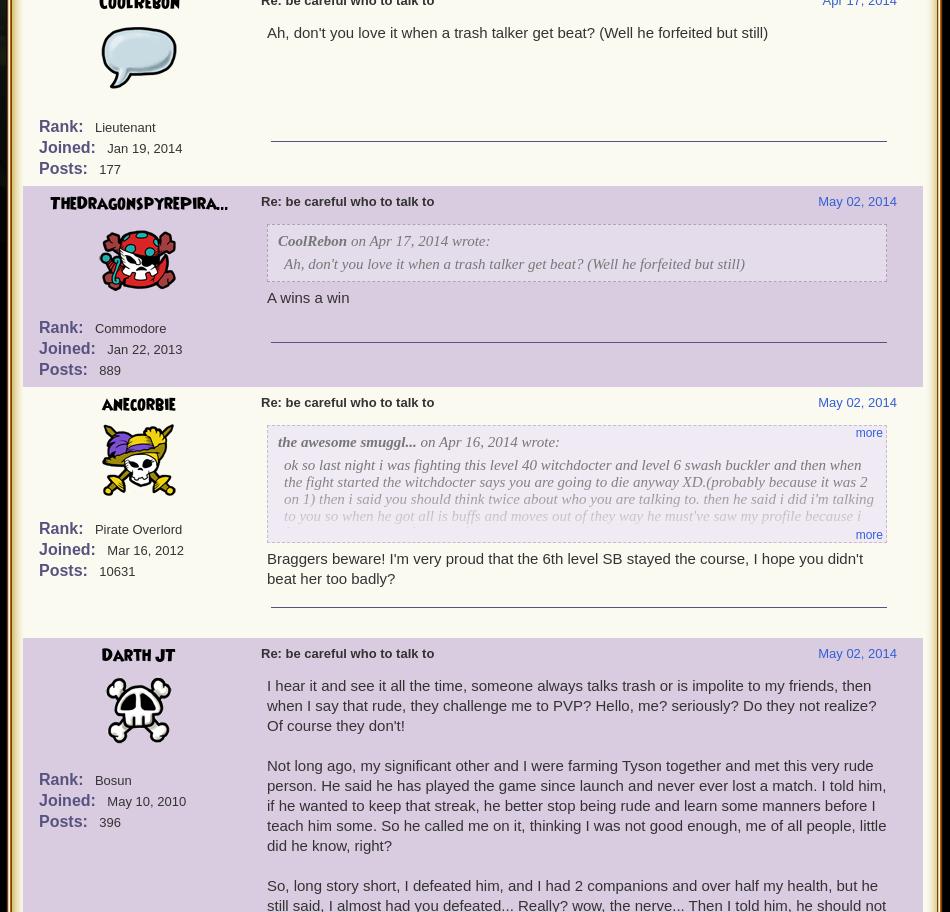 The image size is (950, 912). I want to click on 'Lieutenant', so click(124, 126).